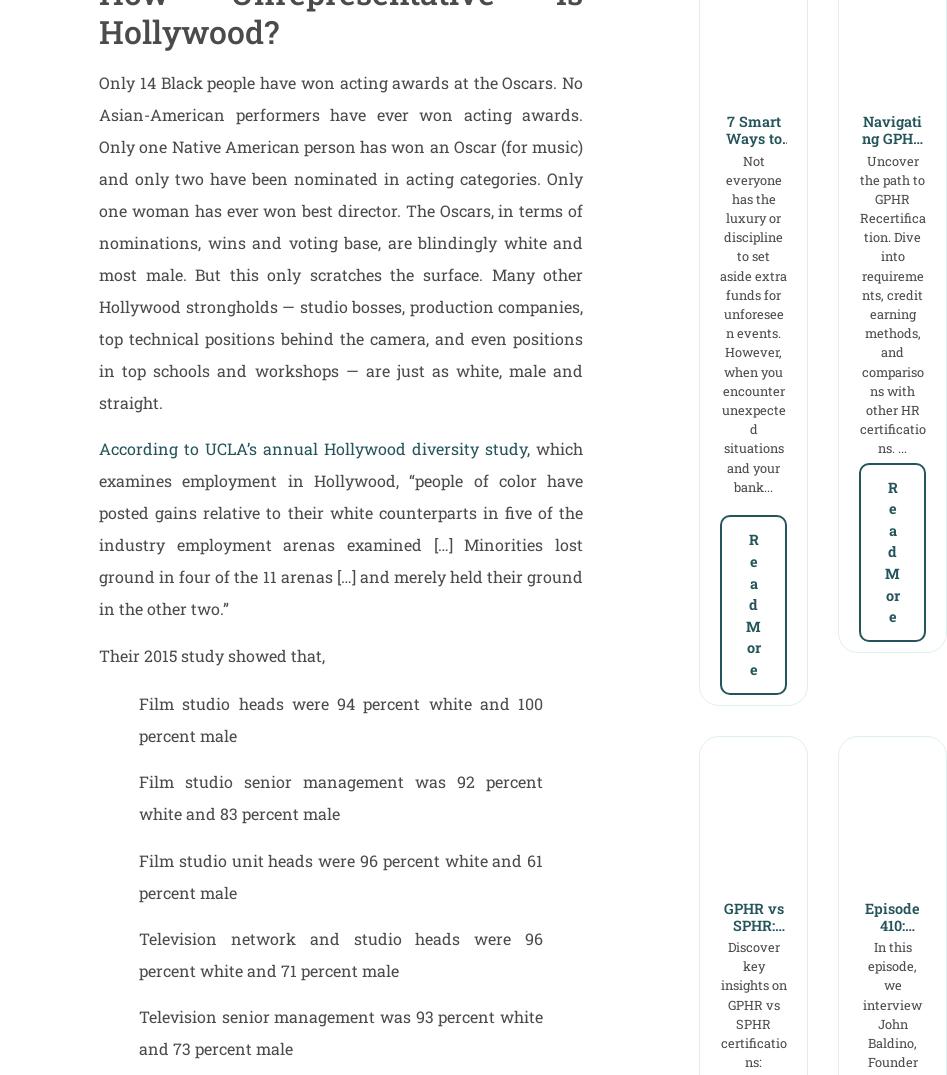 The image size is (947, 1075). I want to click on 'Film studio heads were 94 percent white and 100 percent male', so click(340, 717).